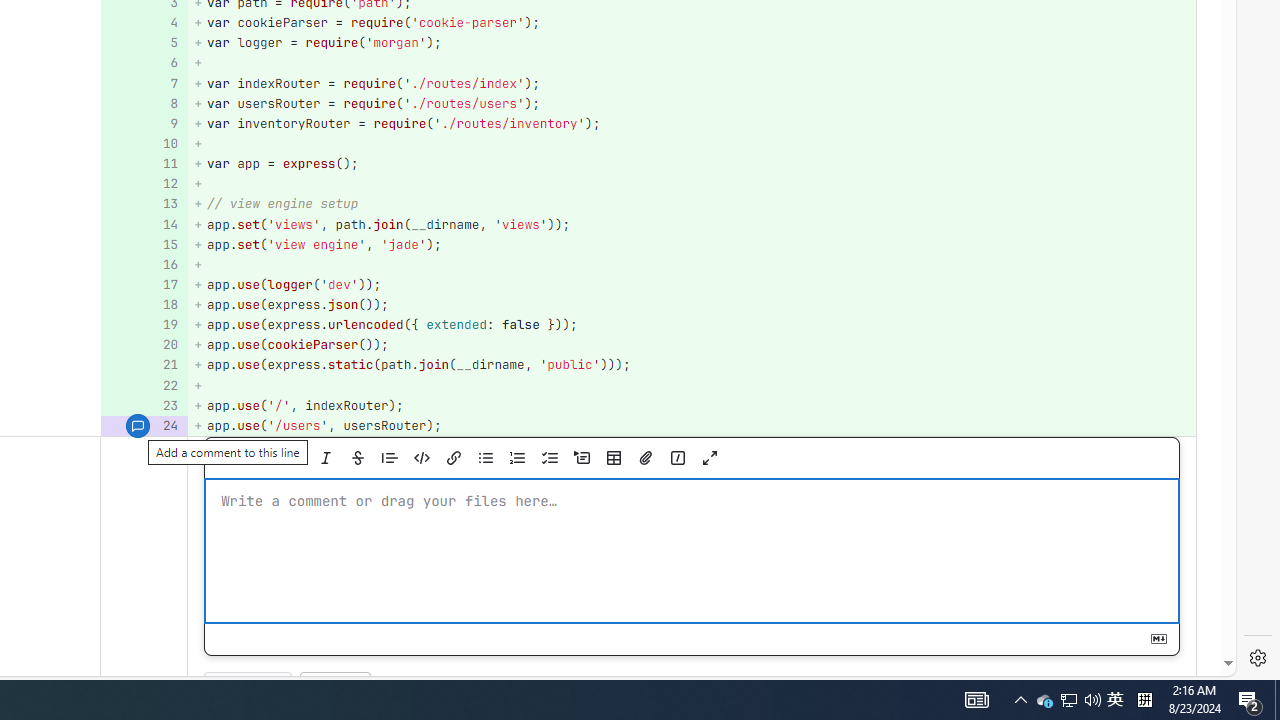 This screenshot has width=1280, height=720. Describe the element at coordinates (246, 458) in the screenshot. I see `'Preview'` at that location.